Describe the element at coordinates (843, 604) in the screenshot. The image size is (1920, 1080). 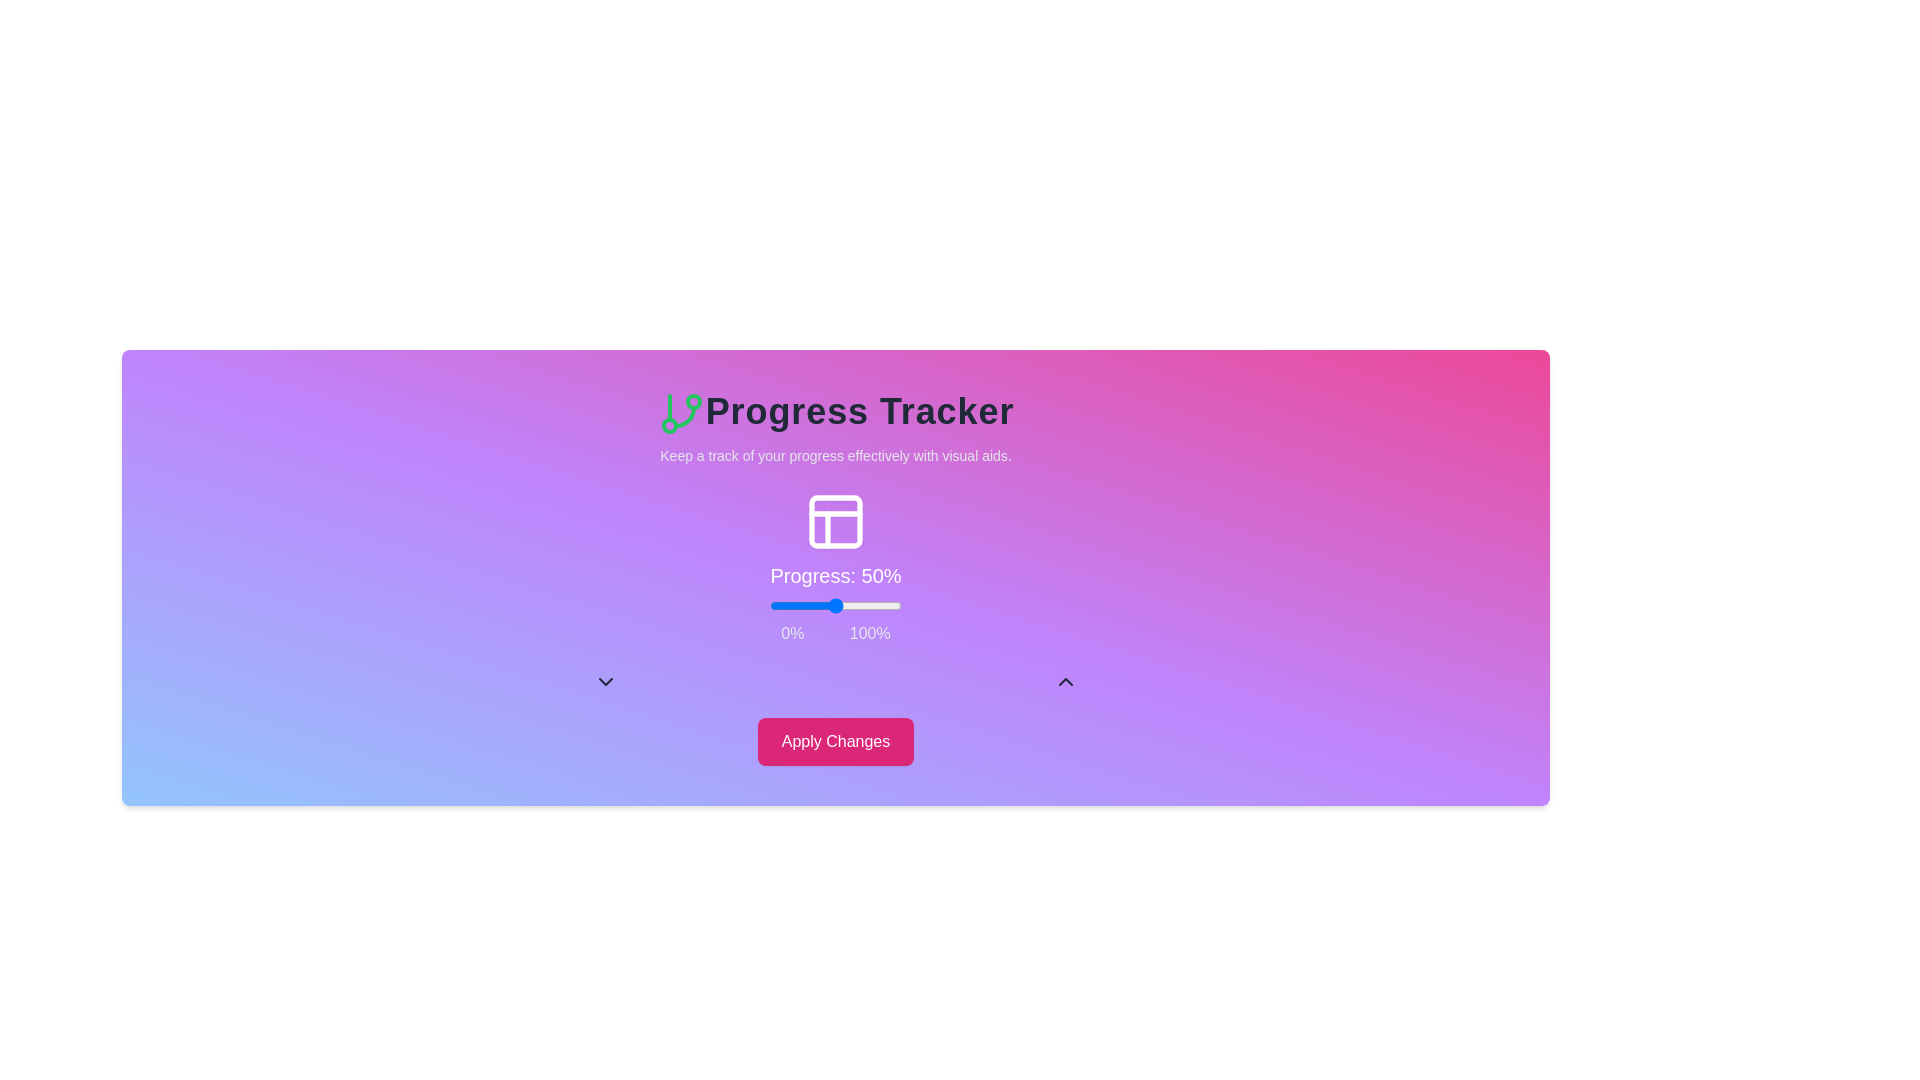
I see `the progress slider to 56%` at that location.